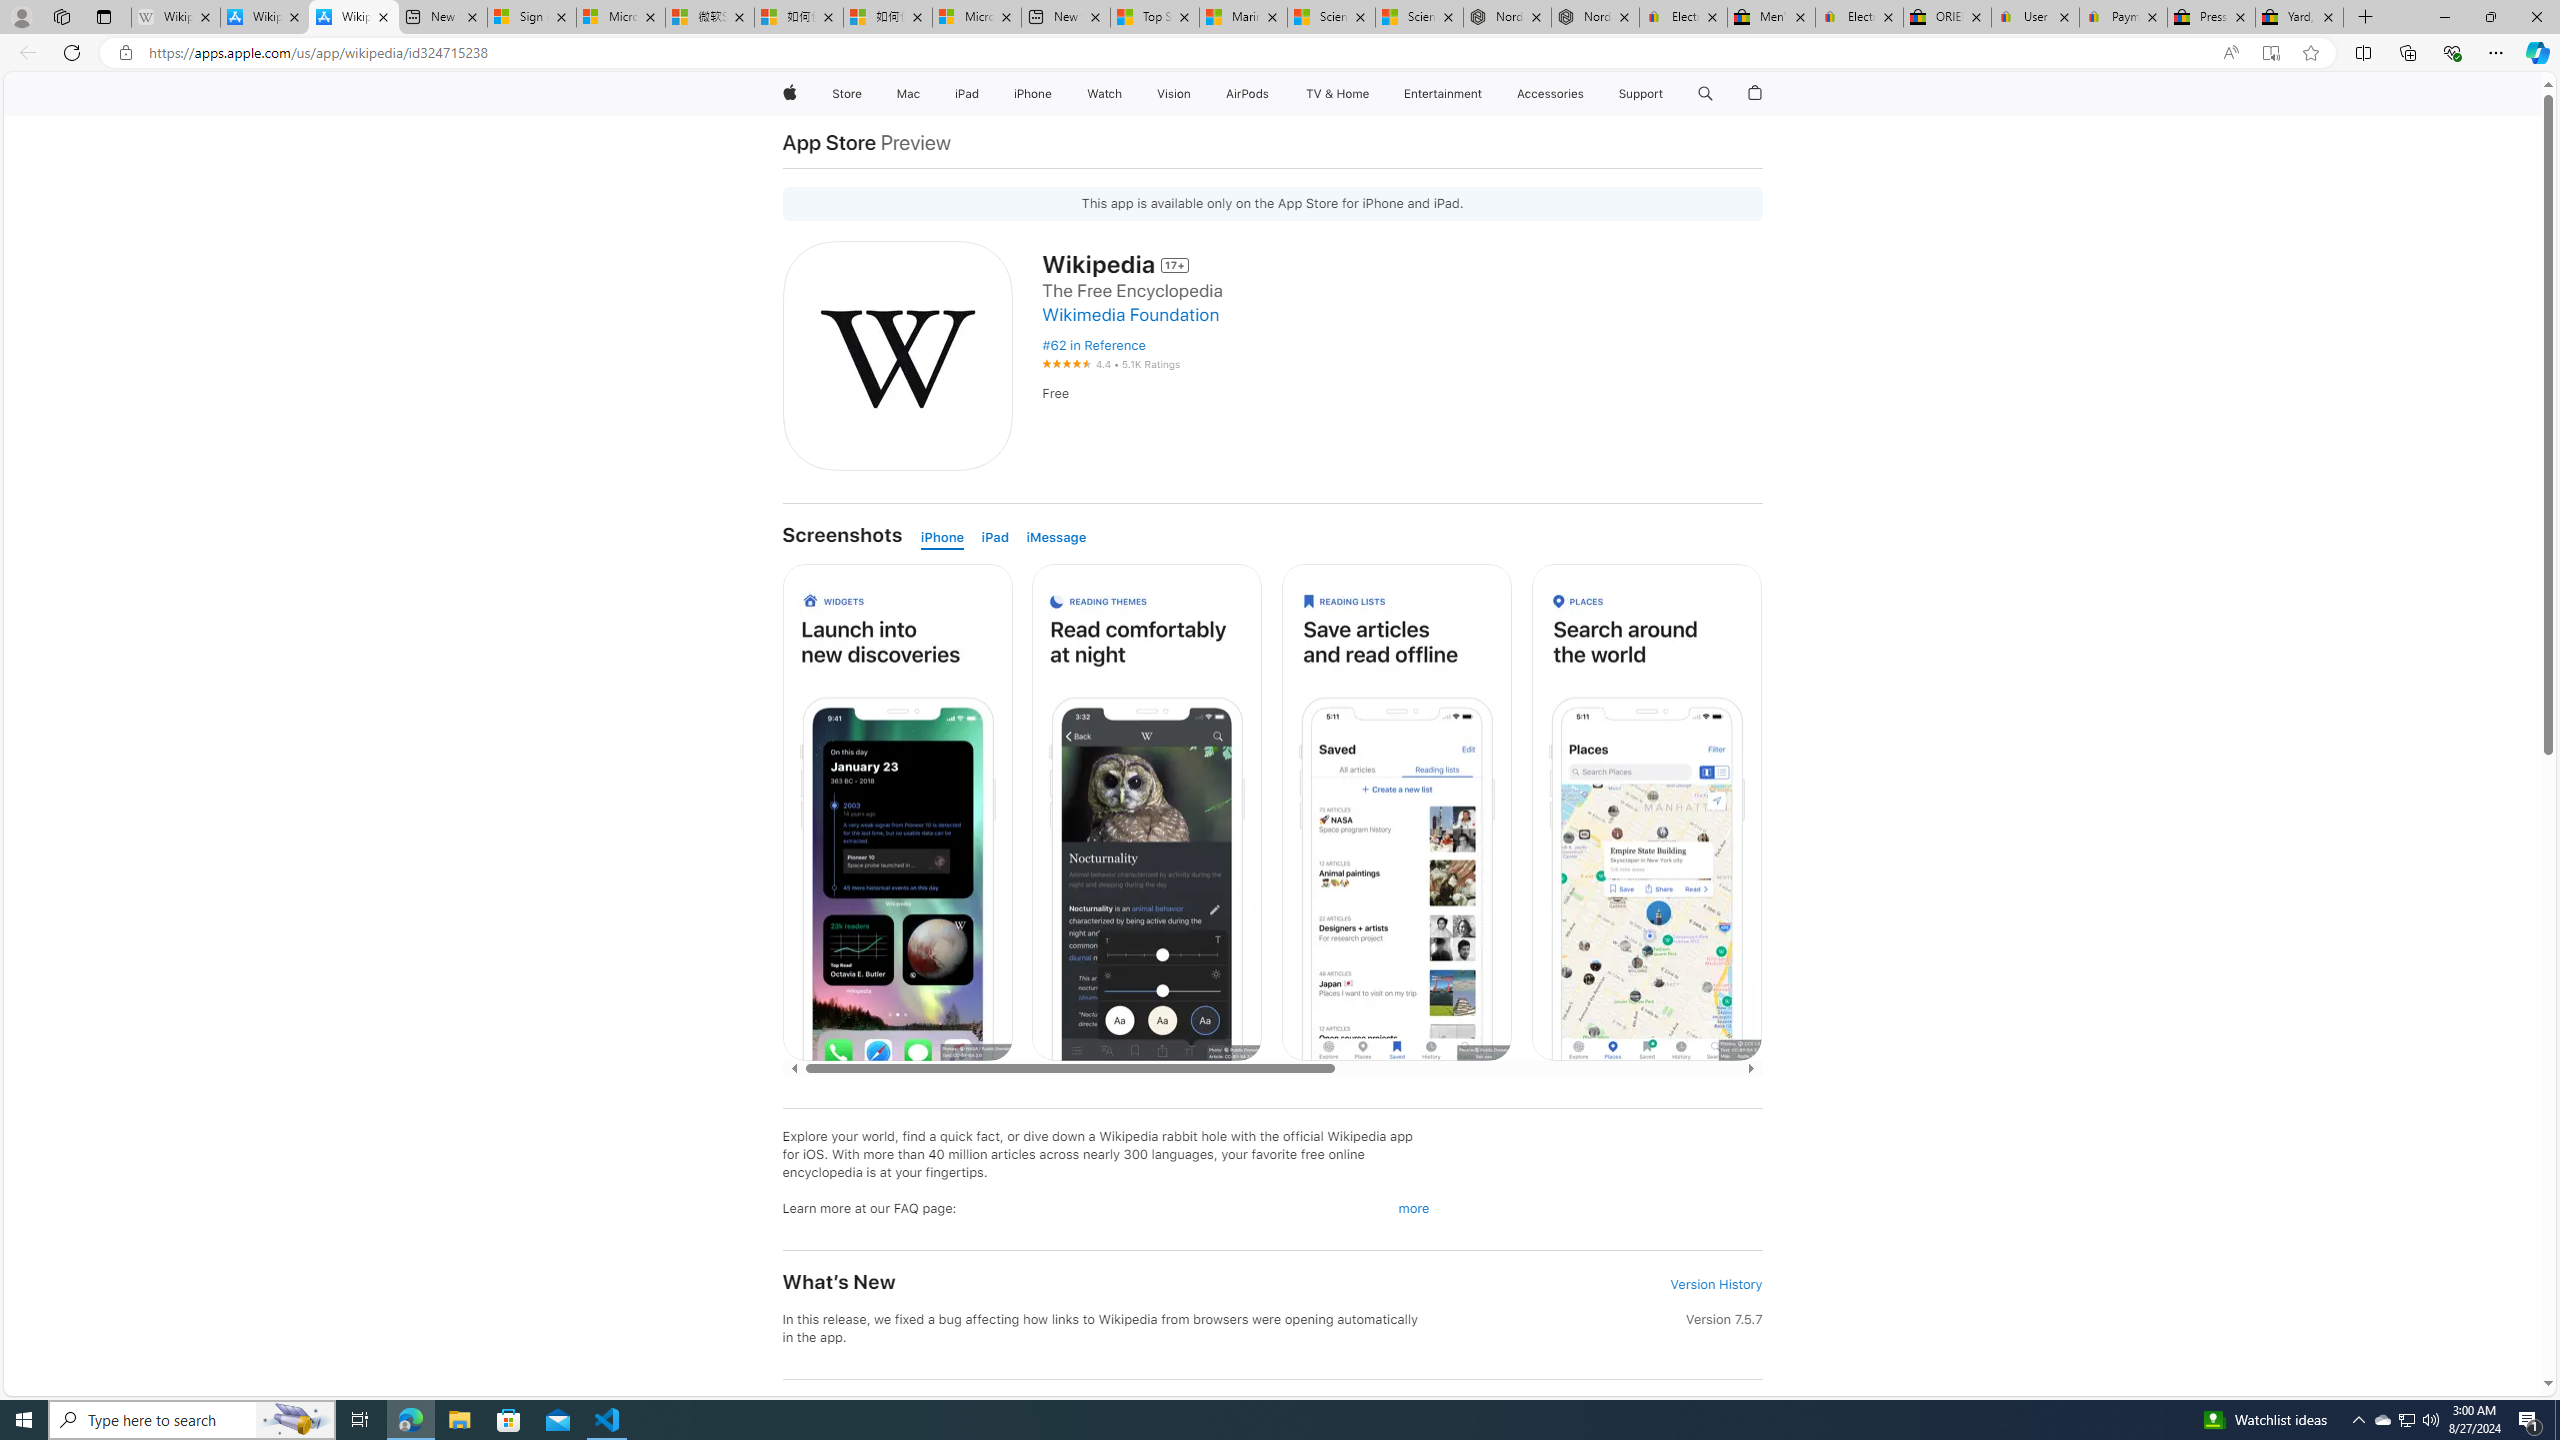  I want to click on 'Support menu', so click(1667, 93).